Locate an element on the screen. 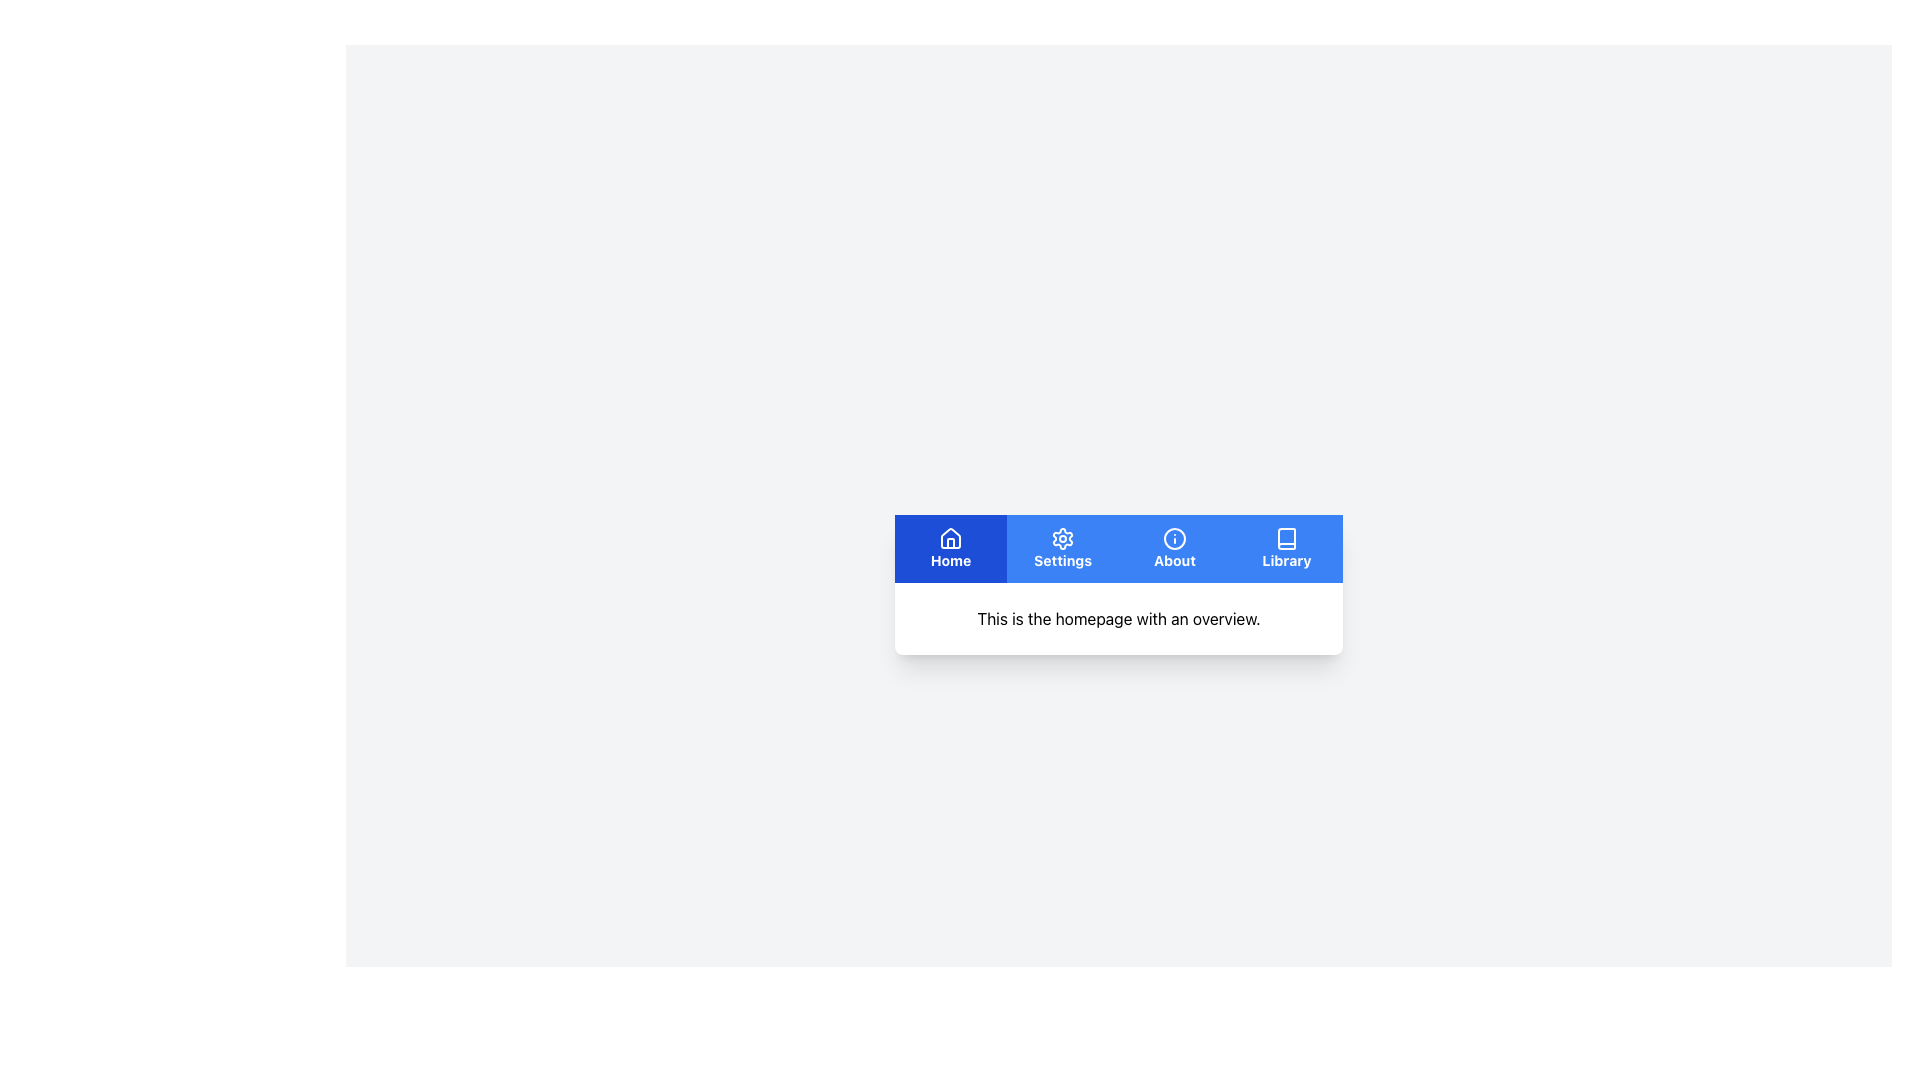  the 'About' icon located at the center of the navigation bar, which provides information about the application is located at coordinates (1175, 538).